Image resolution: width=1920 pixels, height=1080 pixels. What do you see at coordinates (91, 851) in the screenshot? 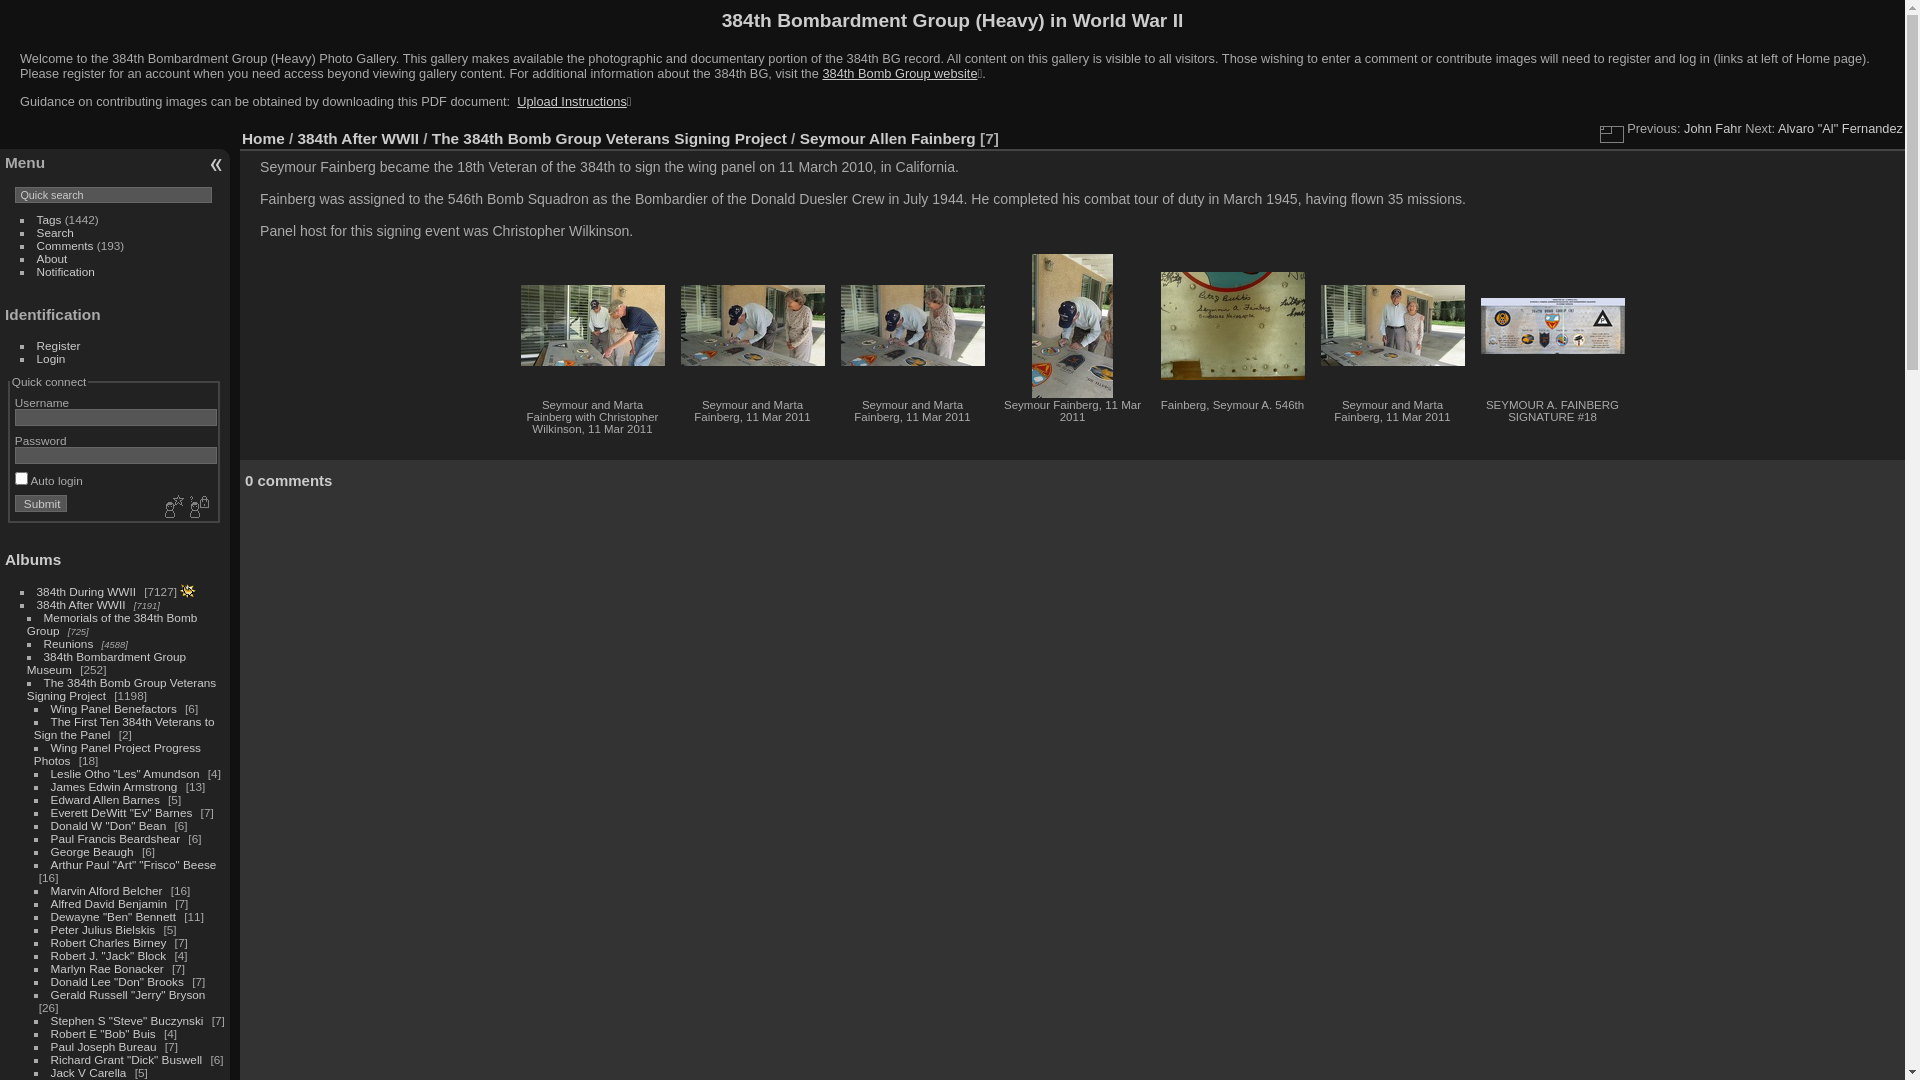
I see `'George Beaugh'` at bounding box center [91, 851].